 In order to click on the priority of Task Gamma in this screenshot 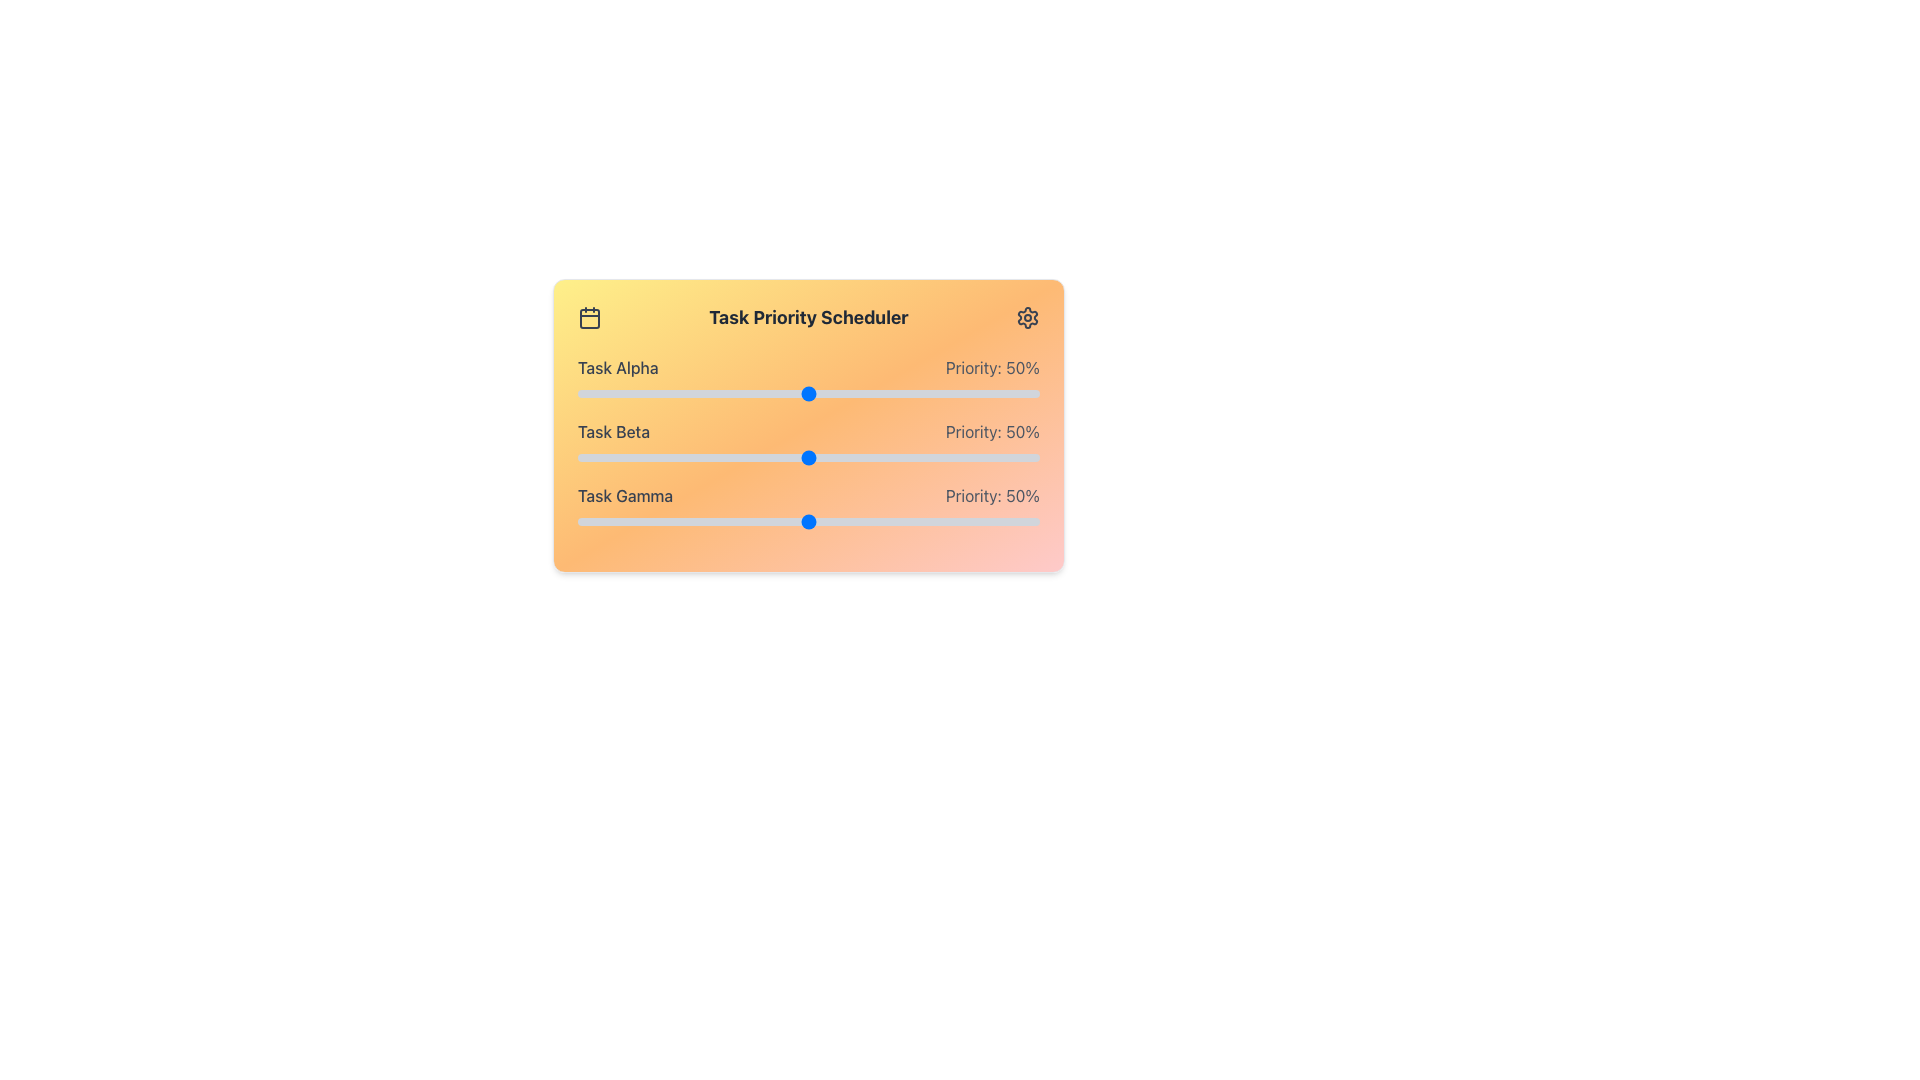, I will do `click(1016, 520)`.